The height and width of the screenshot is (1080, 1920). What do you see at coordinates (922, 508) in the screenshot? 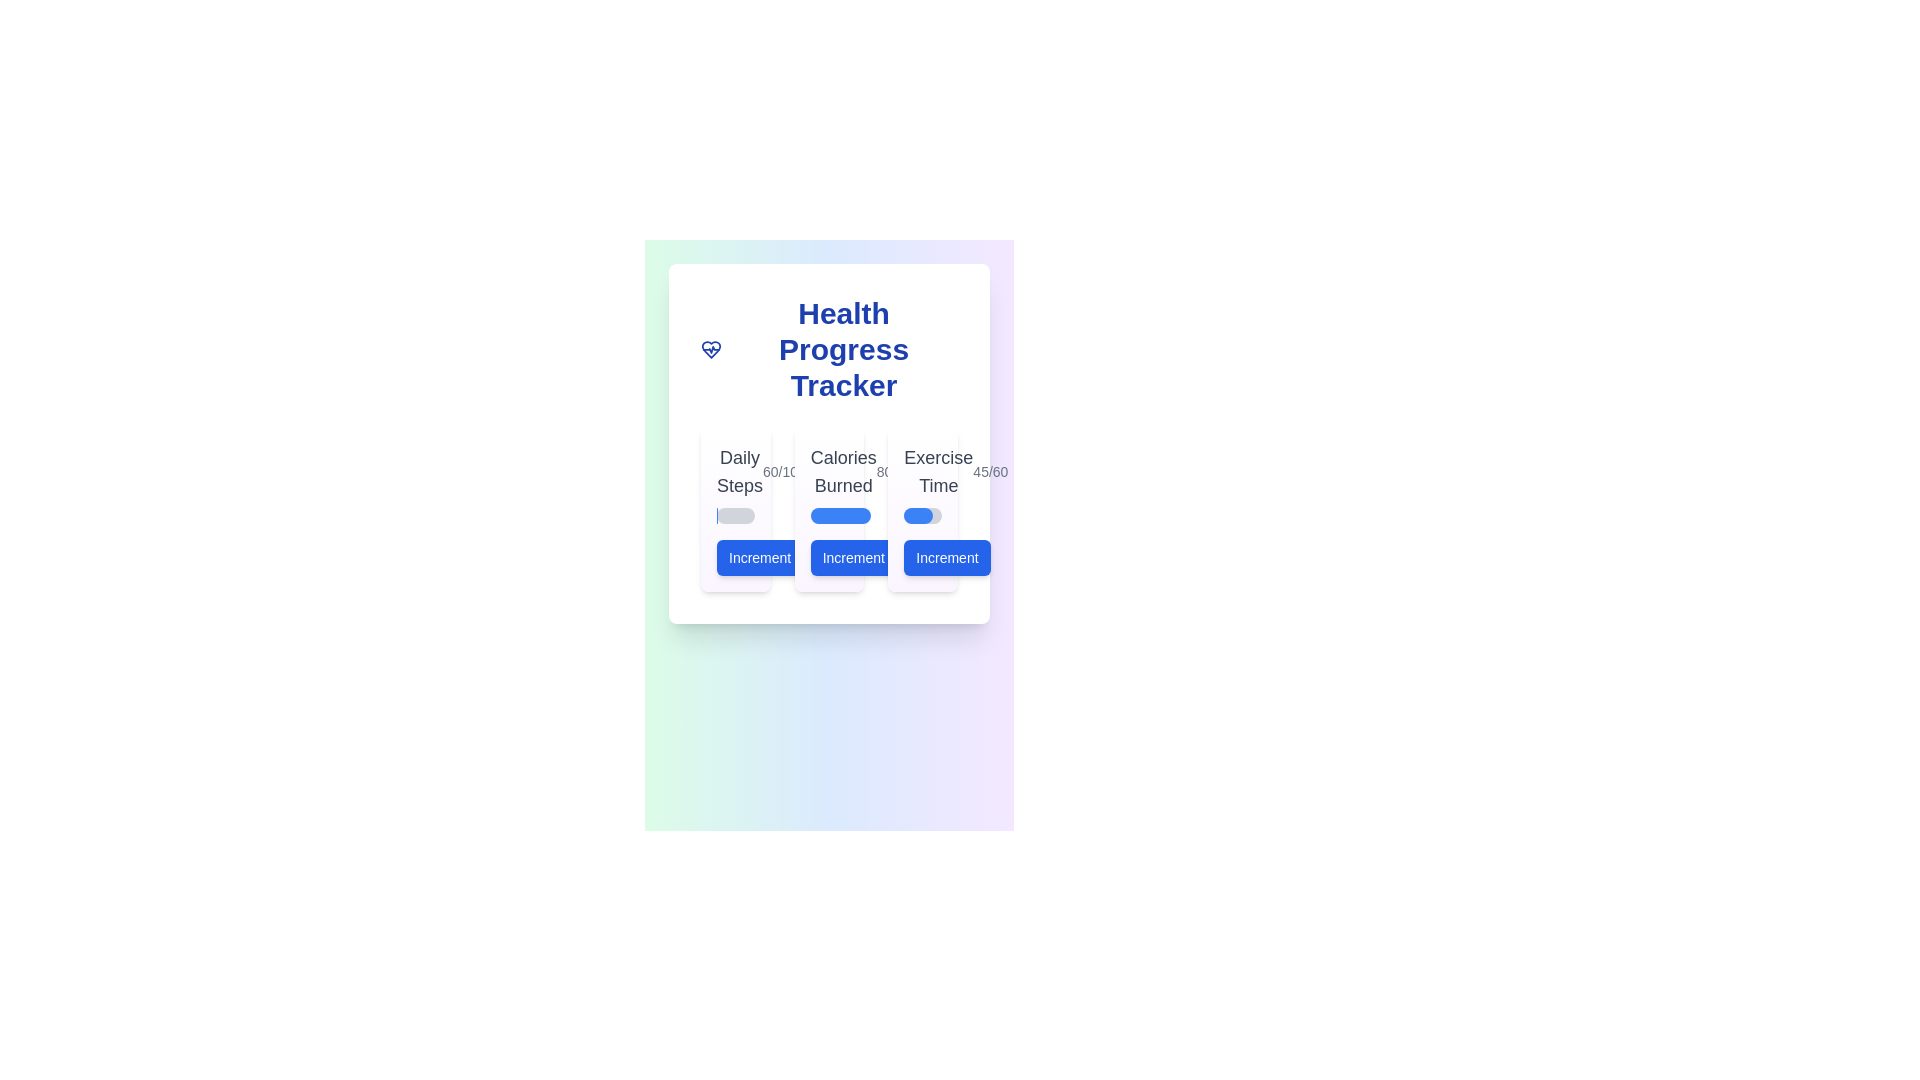
I see `the horizontal toggle switch indicating an off state, located below the 'Exercise Time' text label in the third card of the grid layout` at bounding box center [922, 508].